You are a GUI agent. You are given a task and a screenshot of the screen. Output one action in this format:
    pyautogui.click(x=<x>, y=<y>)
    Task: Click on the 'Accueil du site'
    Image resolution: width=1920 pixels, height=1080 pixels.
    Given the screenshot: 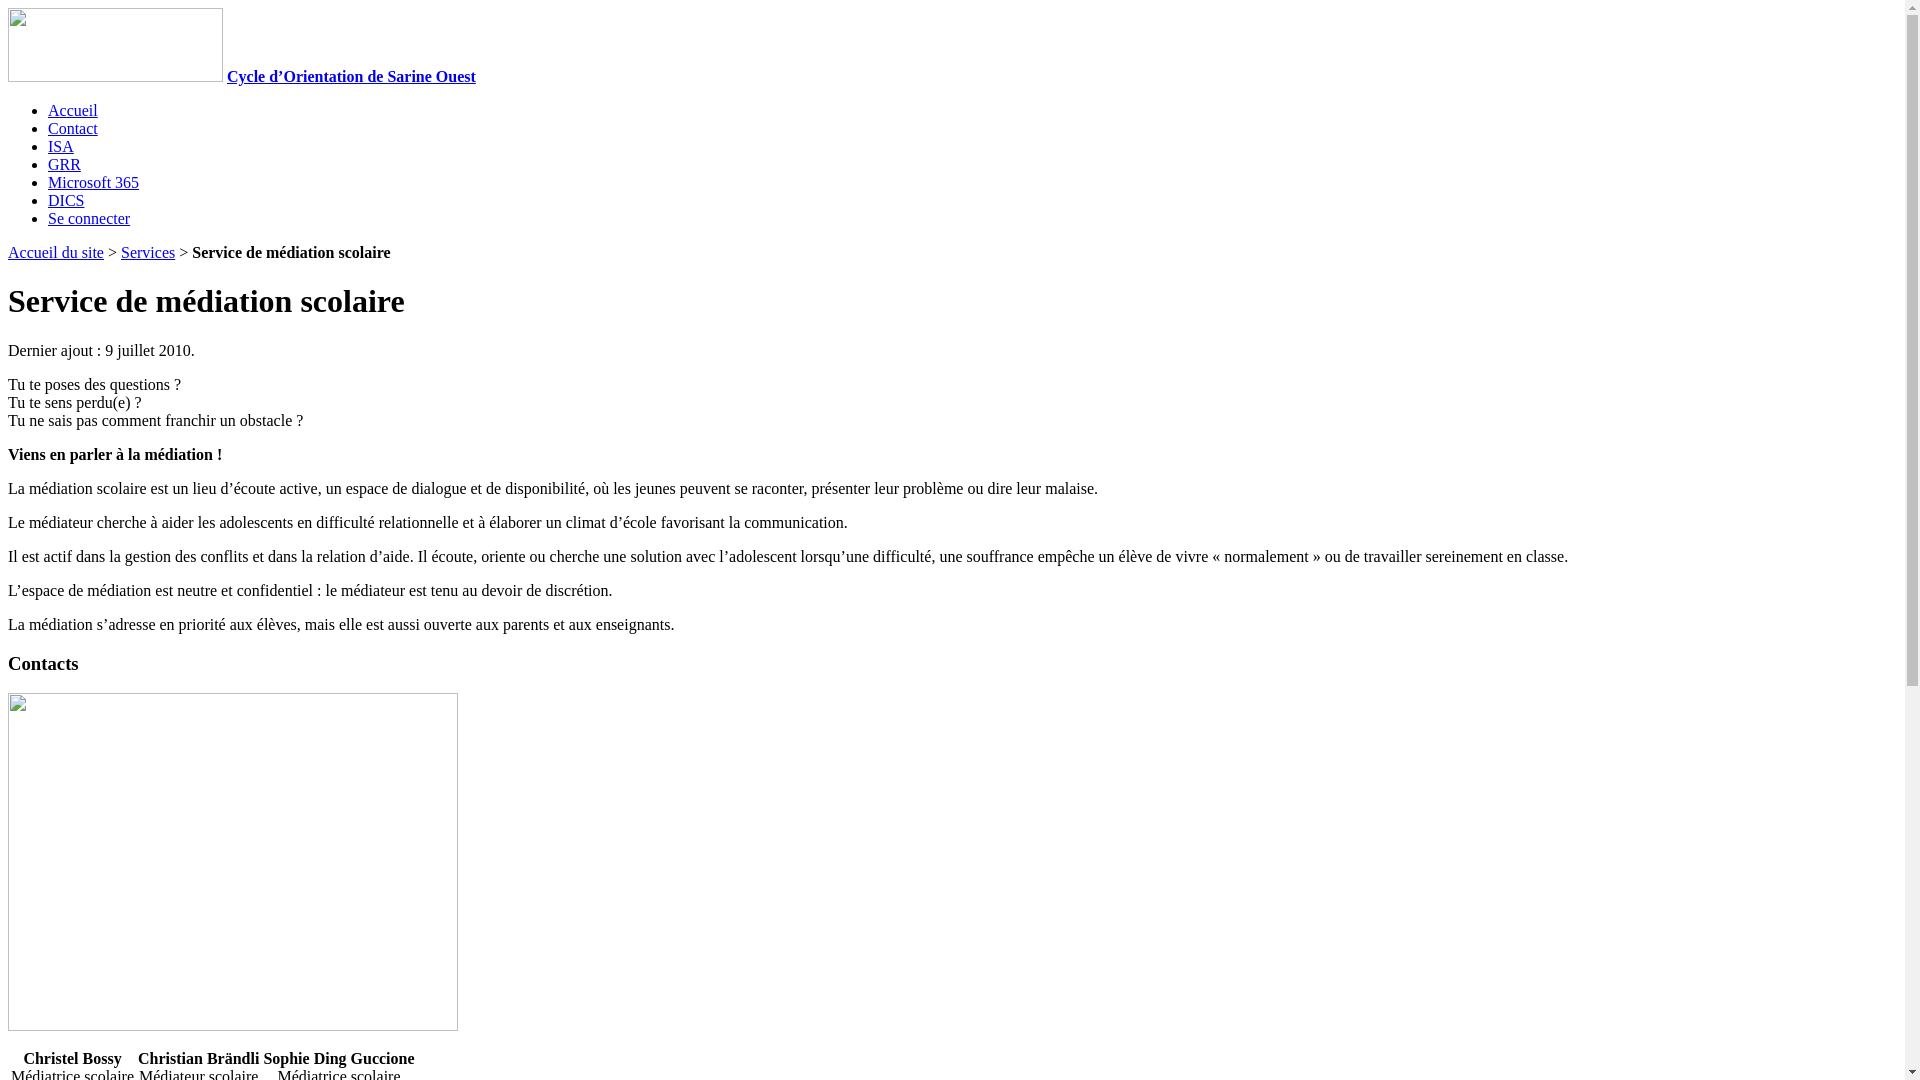 What is the action you would take?
    pyautogui.click(x=114, y=75)
    